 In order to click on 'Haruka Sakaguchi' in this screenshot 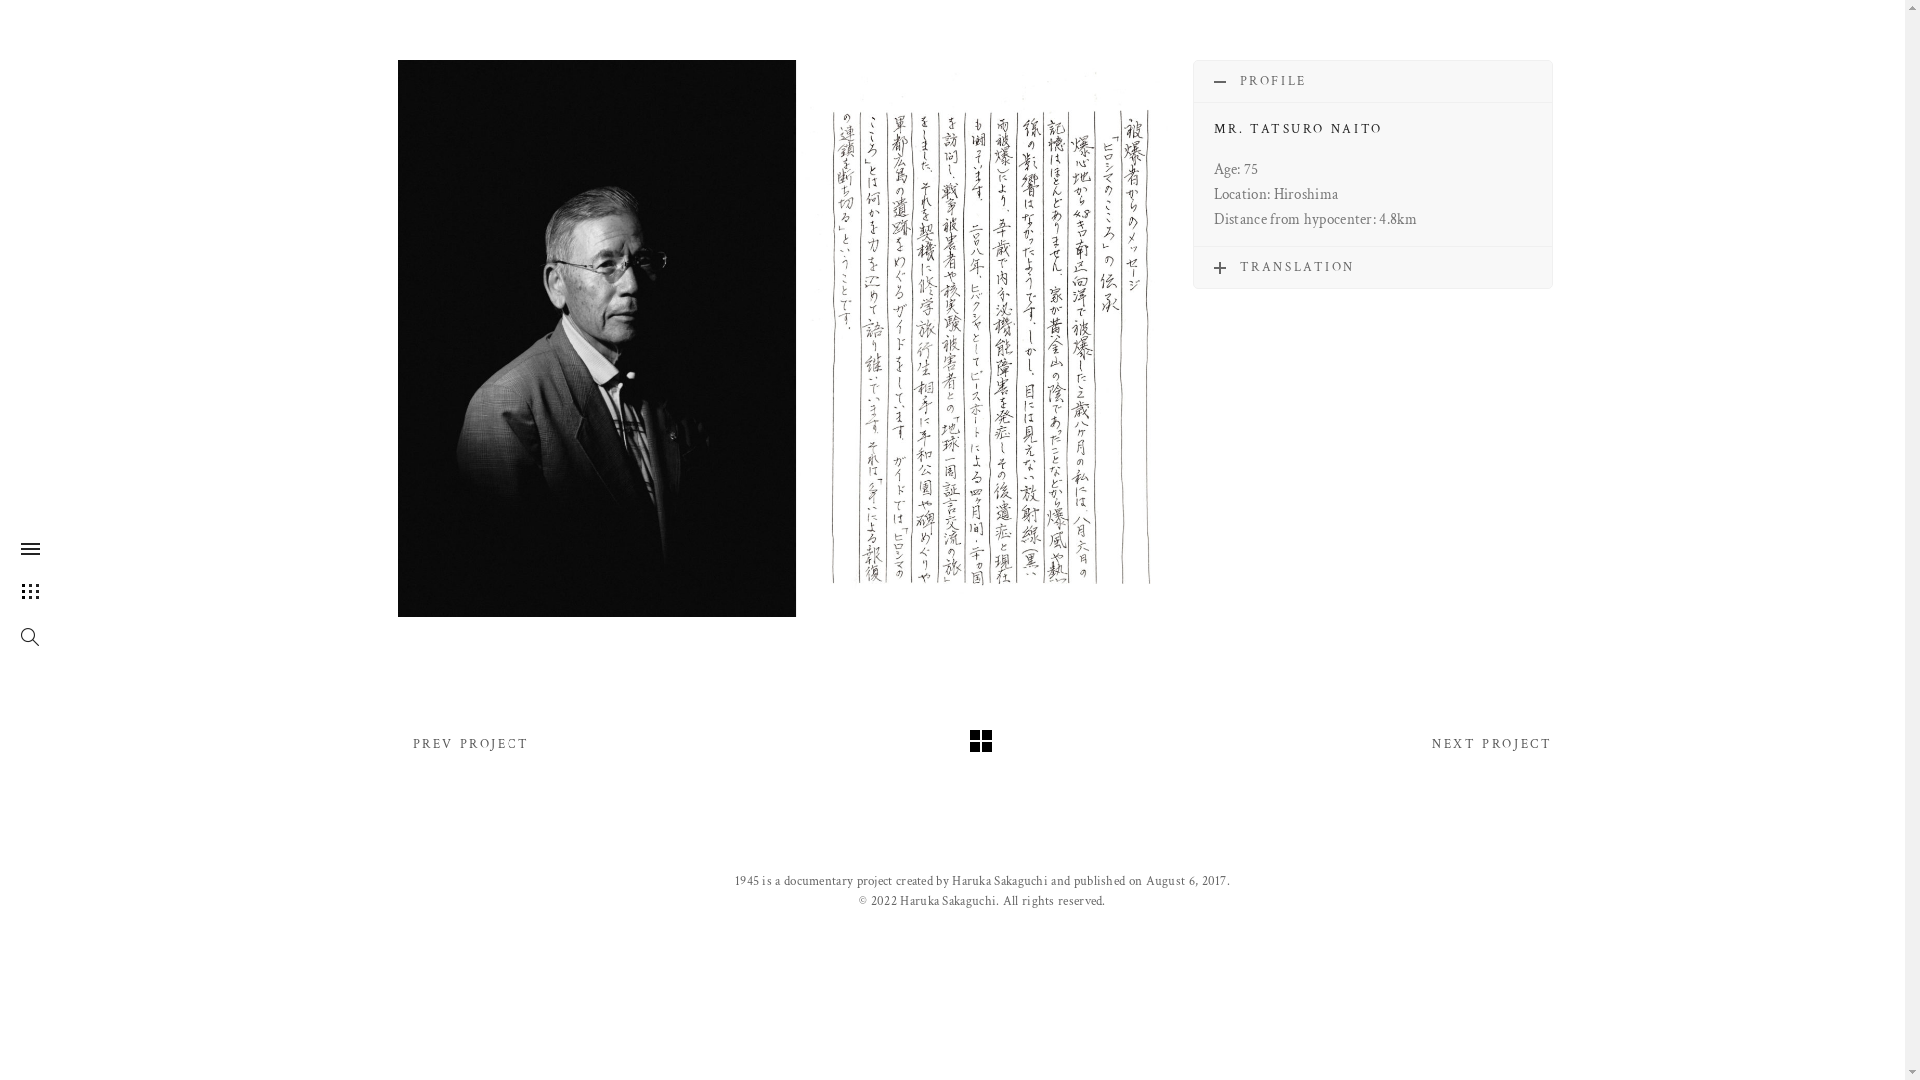, I will do `click(999, 880)`.